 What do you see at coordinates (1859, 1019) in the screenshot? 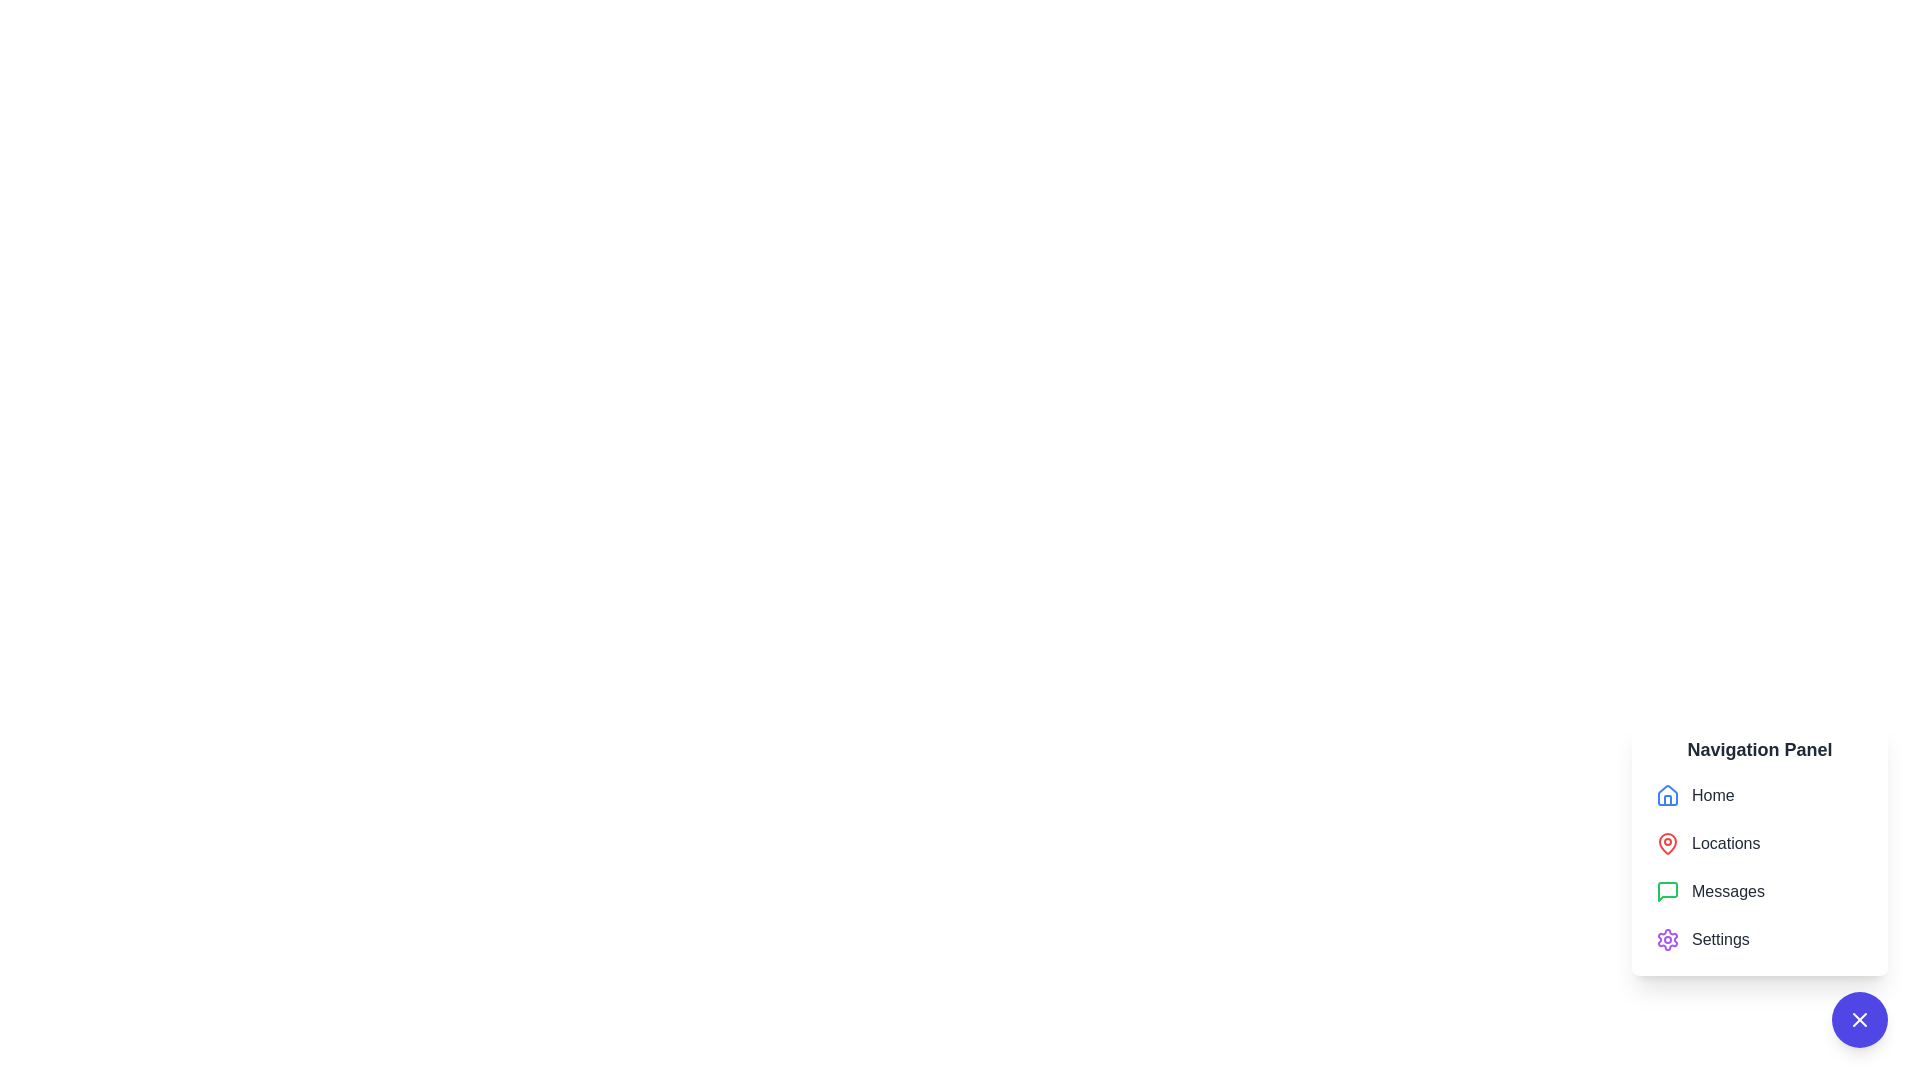
I see `the close button located in the bottom-right corner of the navigation panel` at bounding box center [1859, 1019].